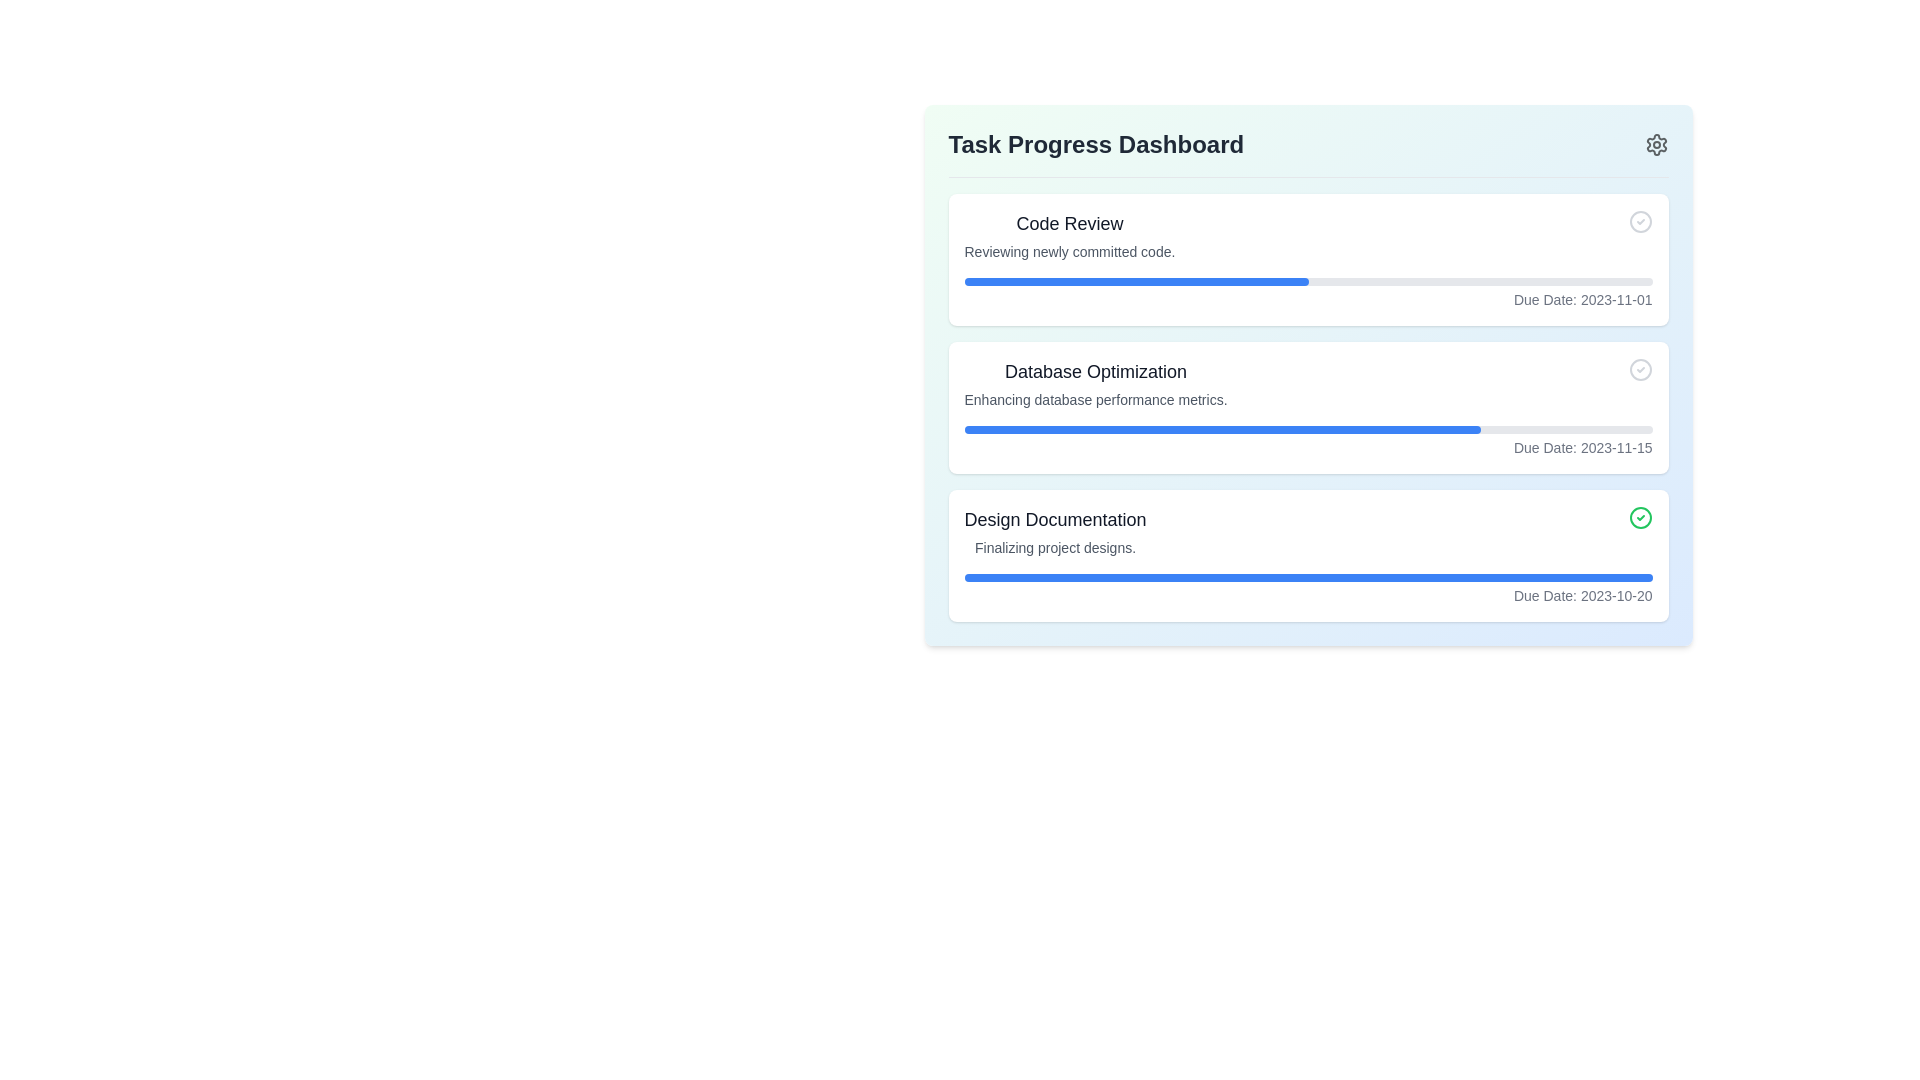 This screenshot has width=1920, height=1080. Describe the element at coordinates (1054, 531) in the screenshot. I see `the text block that displays 'Design Documentation' and 'Finalizing project designs' within the third task card of the task dashboard interface` at that location.